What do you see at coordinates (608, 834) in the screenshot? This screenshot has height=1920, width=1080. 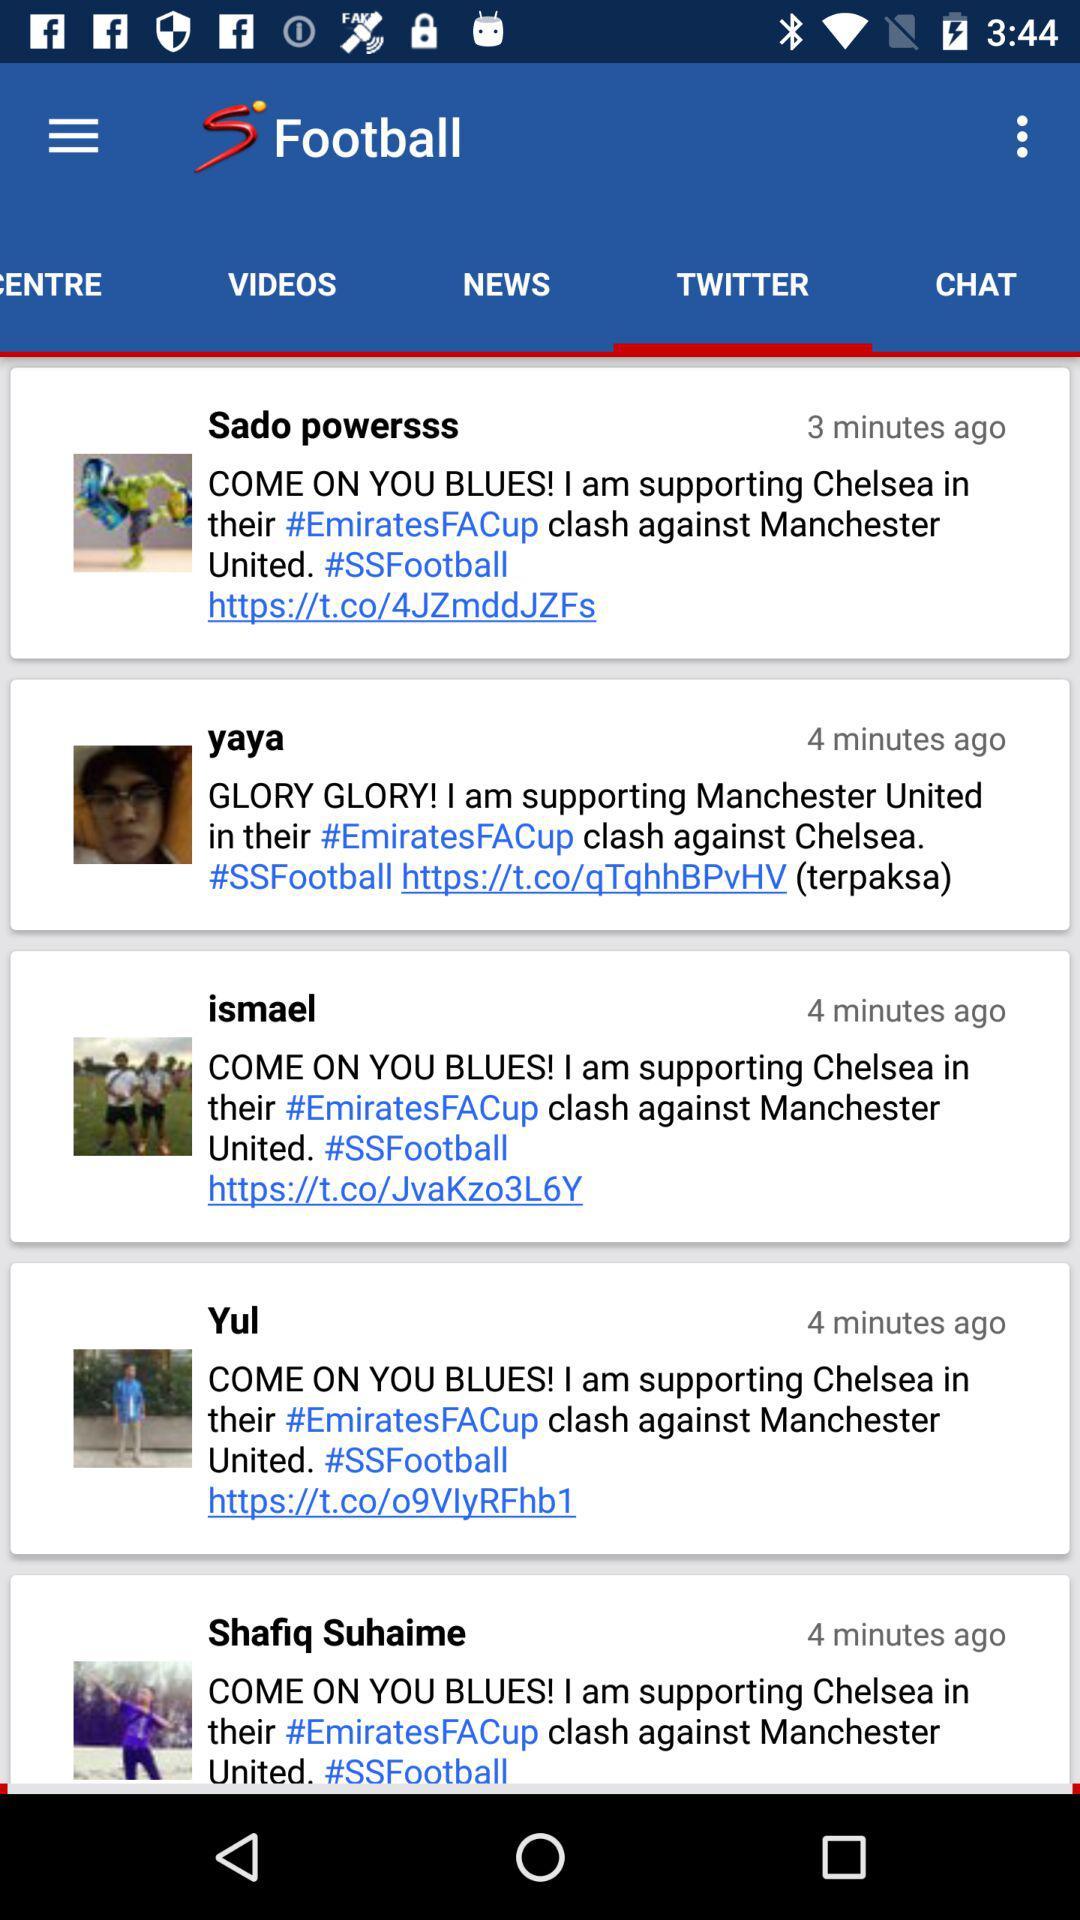 I see `icon above ismael` at bounding box center [608, 834].